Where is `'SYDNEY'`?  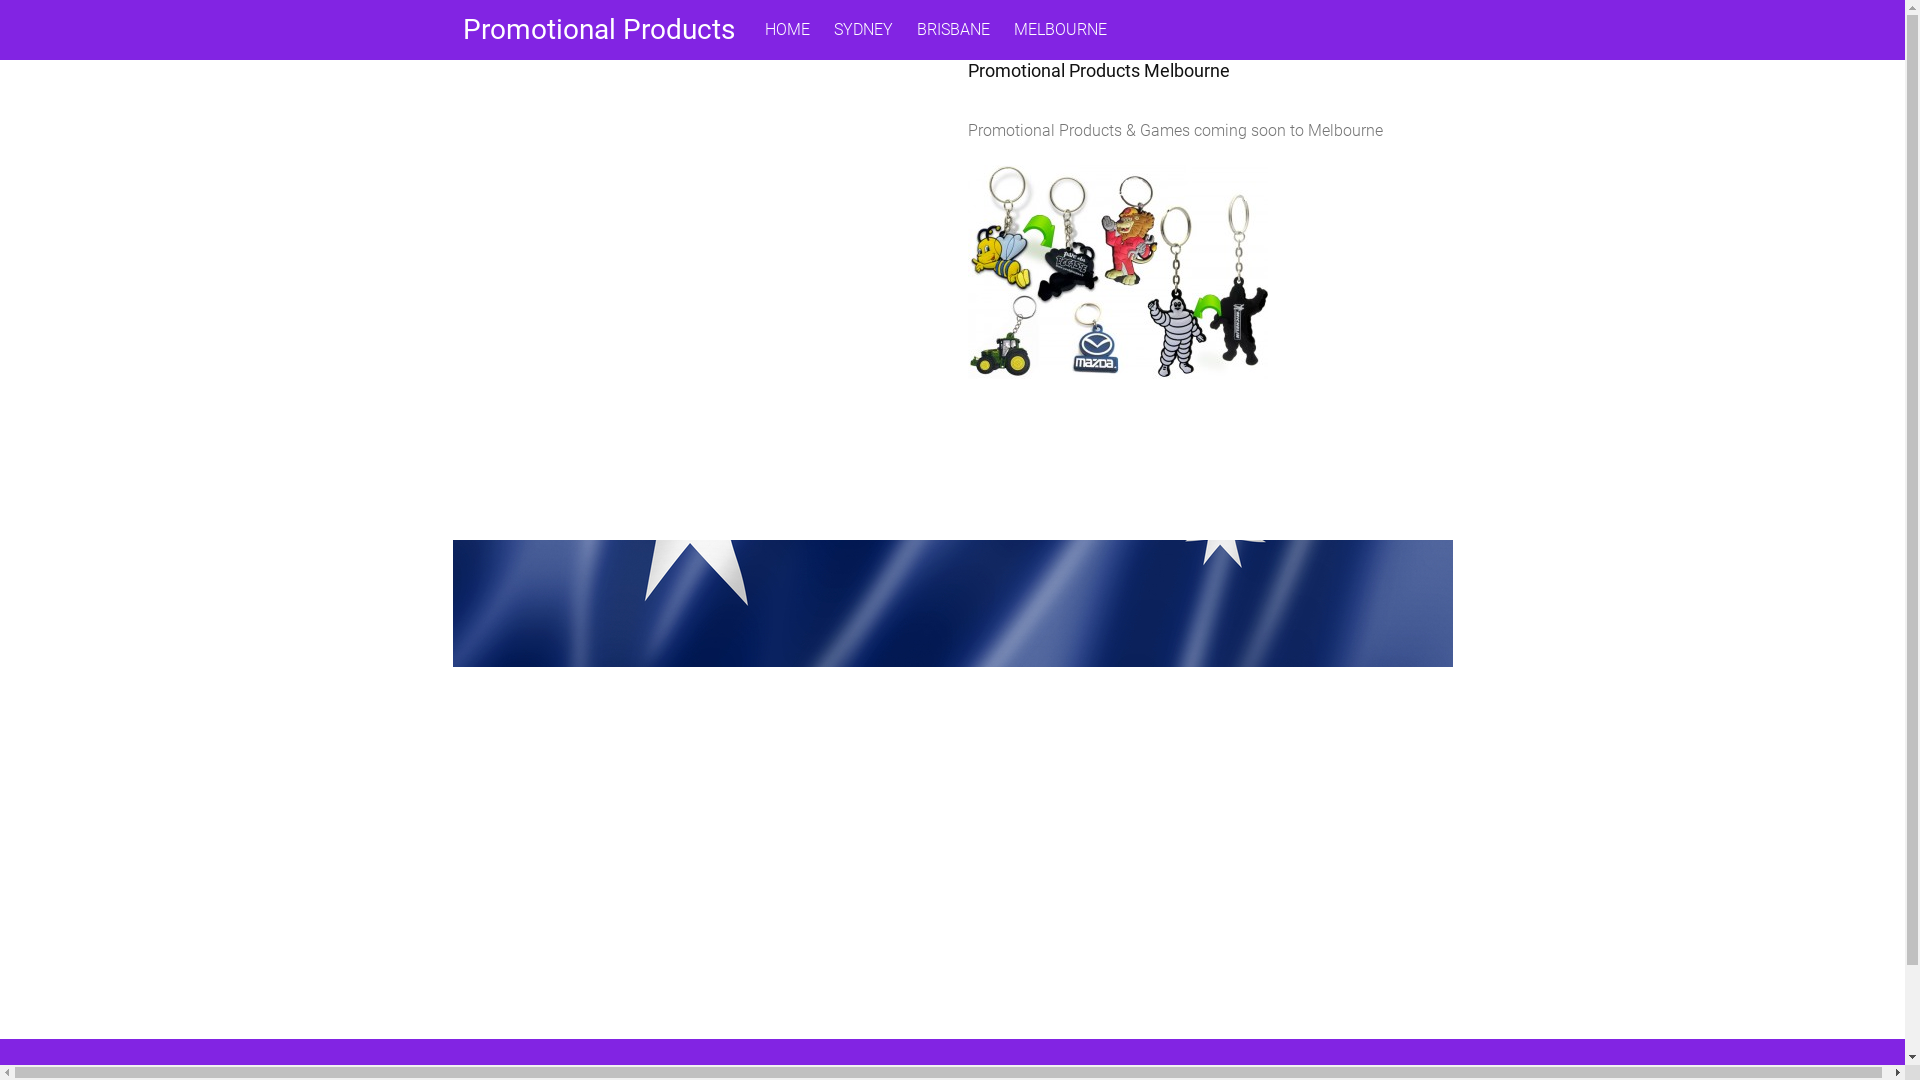
'SYDNEY' is located at coordinates (863, 30).